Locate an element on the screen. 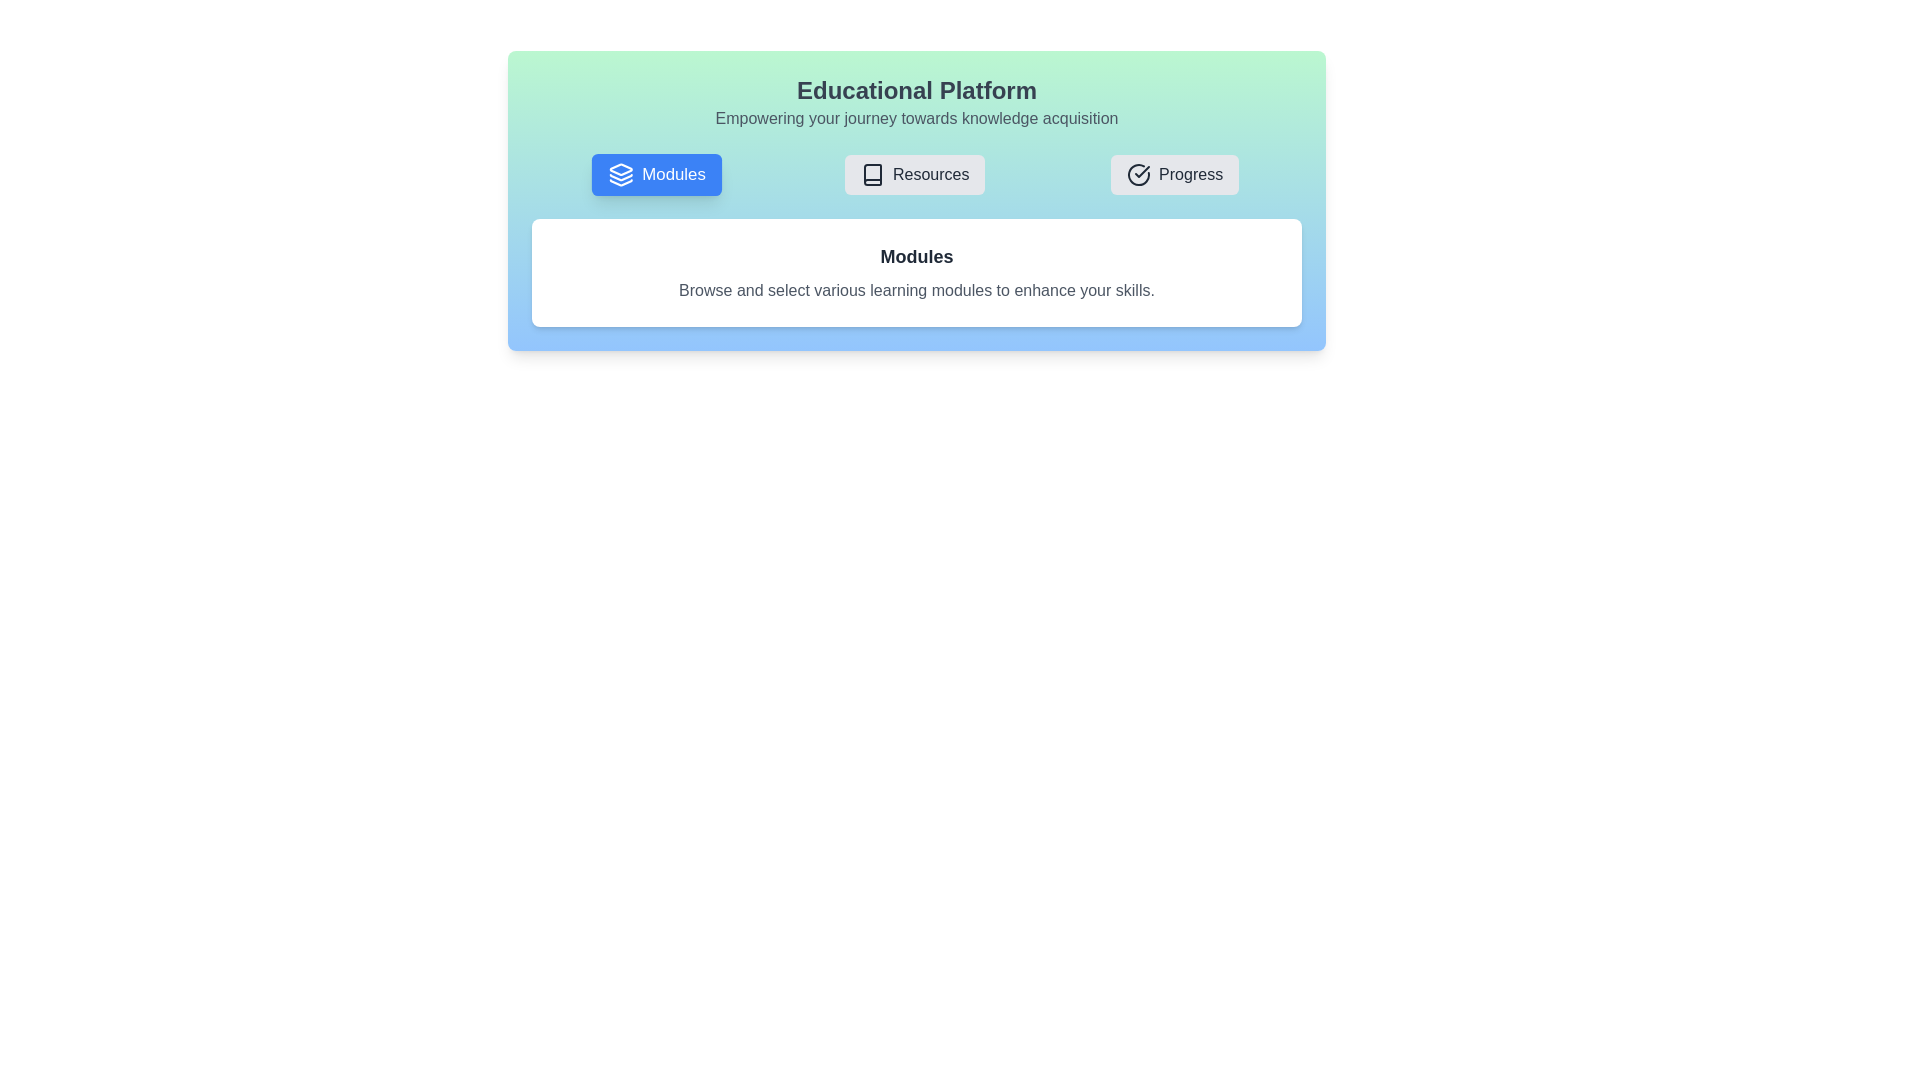 The height and width of the screenshot is (1080, 1920). the tab button labeled Progress is located at coordinates (1175, 173).